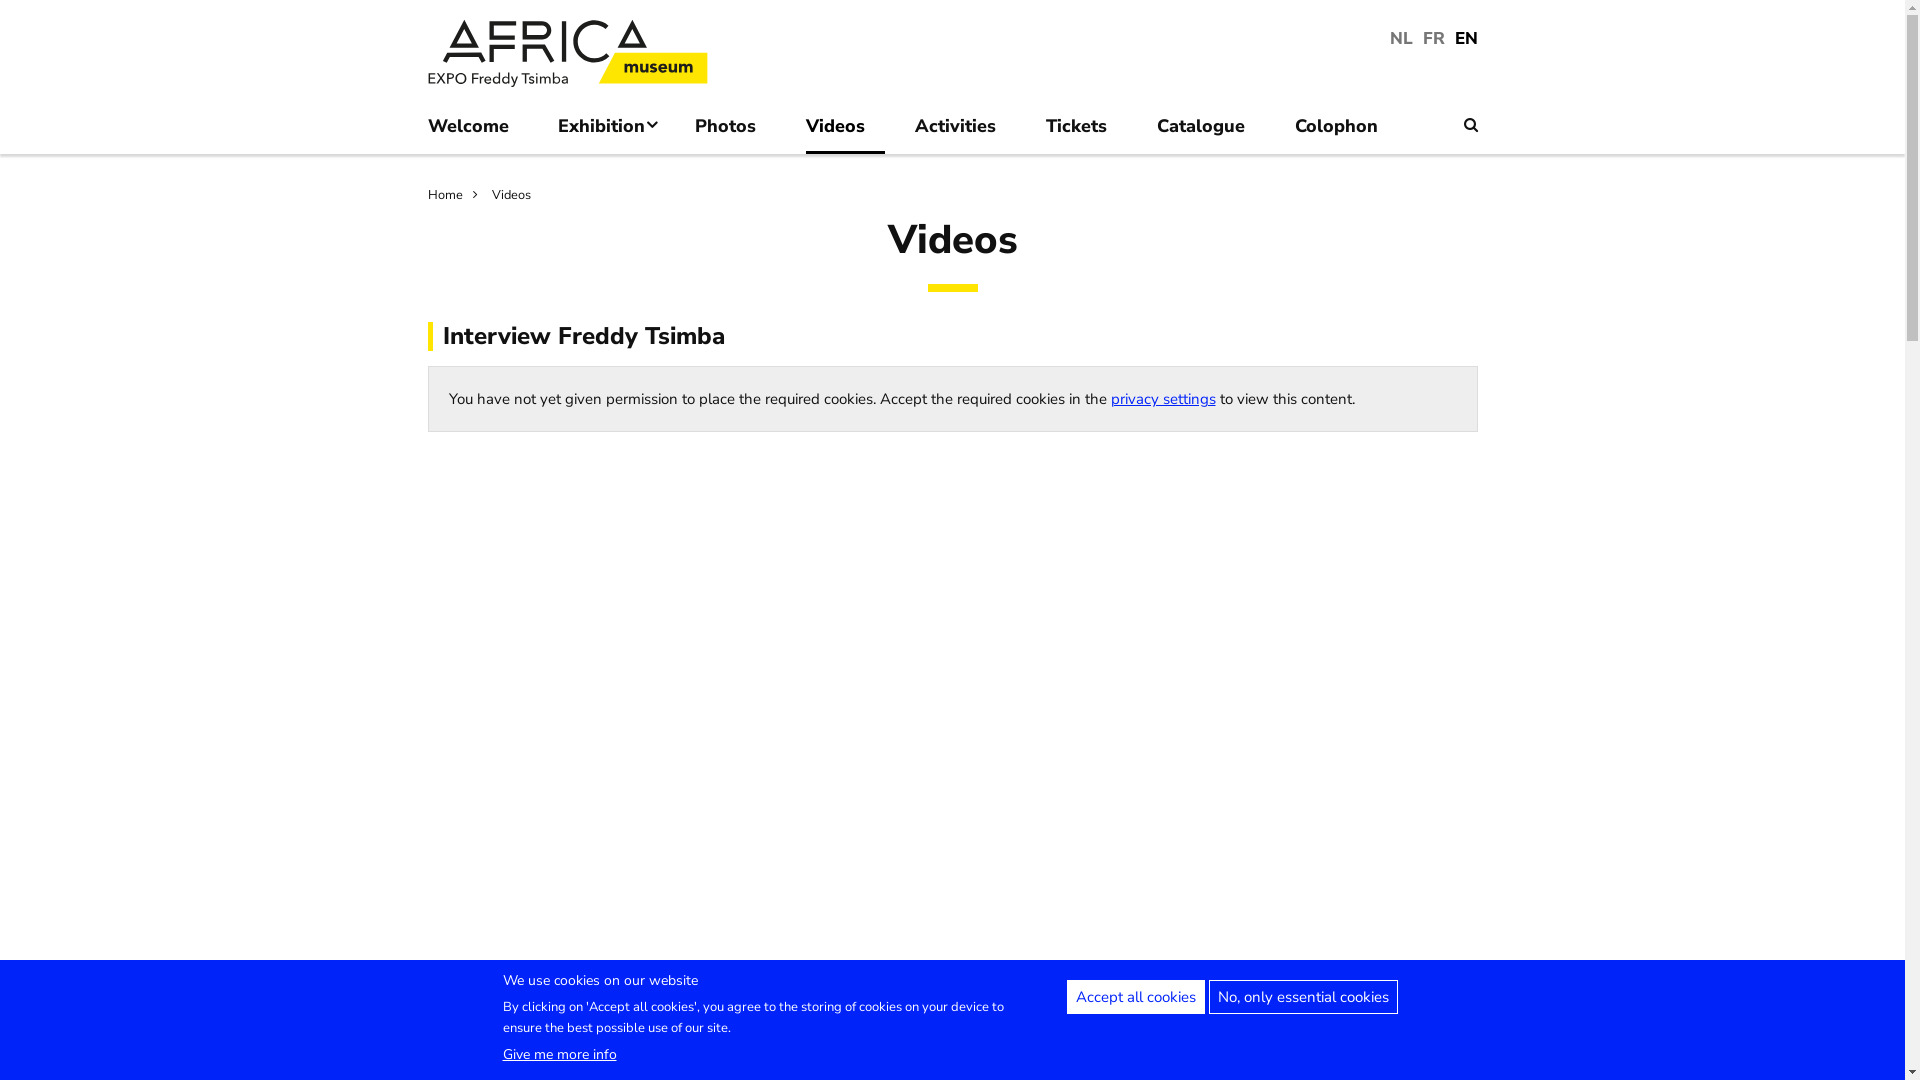 This screenshot has height=1080, width=1920. Describe the element at coordinates (491, 195) in the screenshot. I see `'Videos'` at that location.